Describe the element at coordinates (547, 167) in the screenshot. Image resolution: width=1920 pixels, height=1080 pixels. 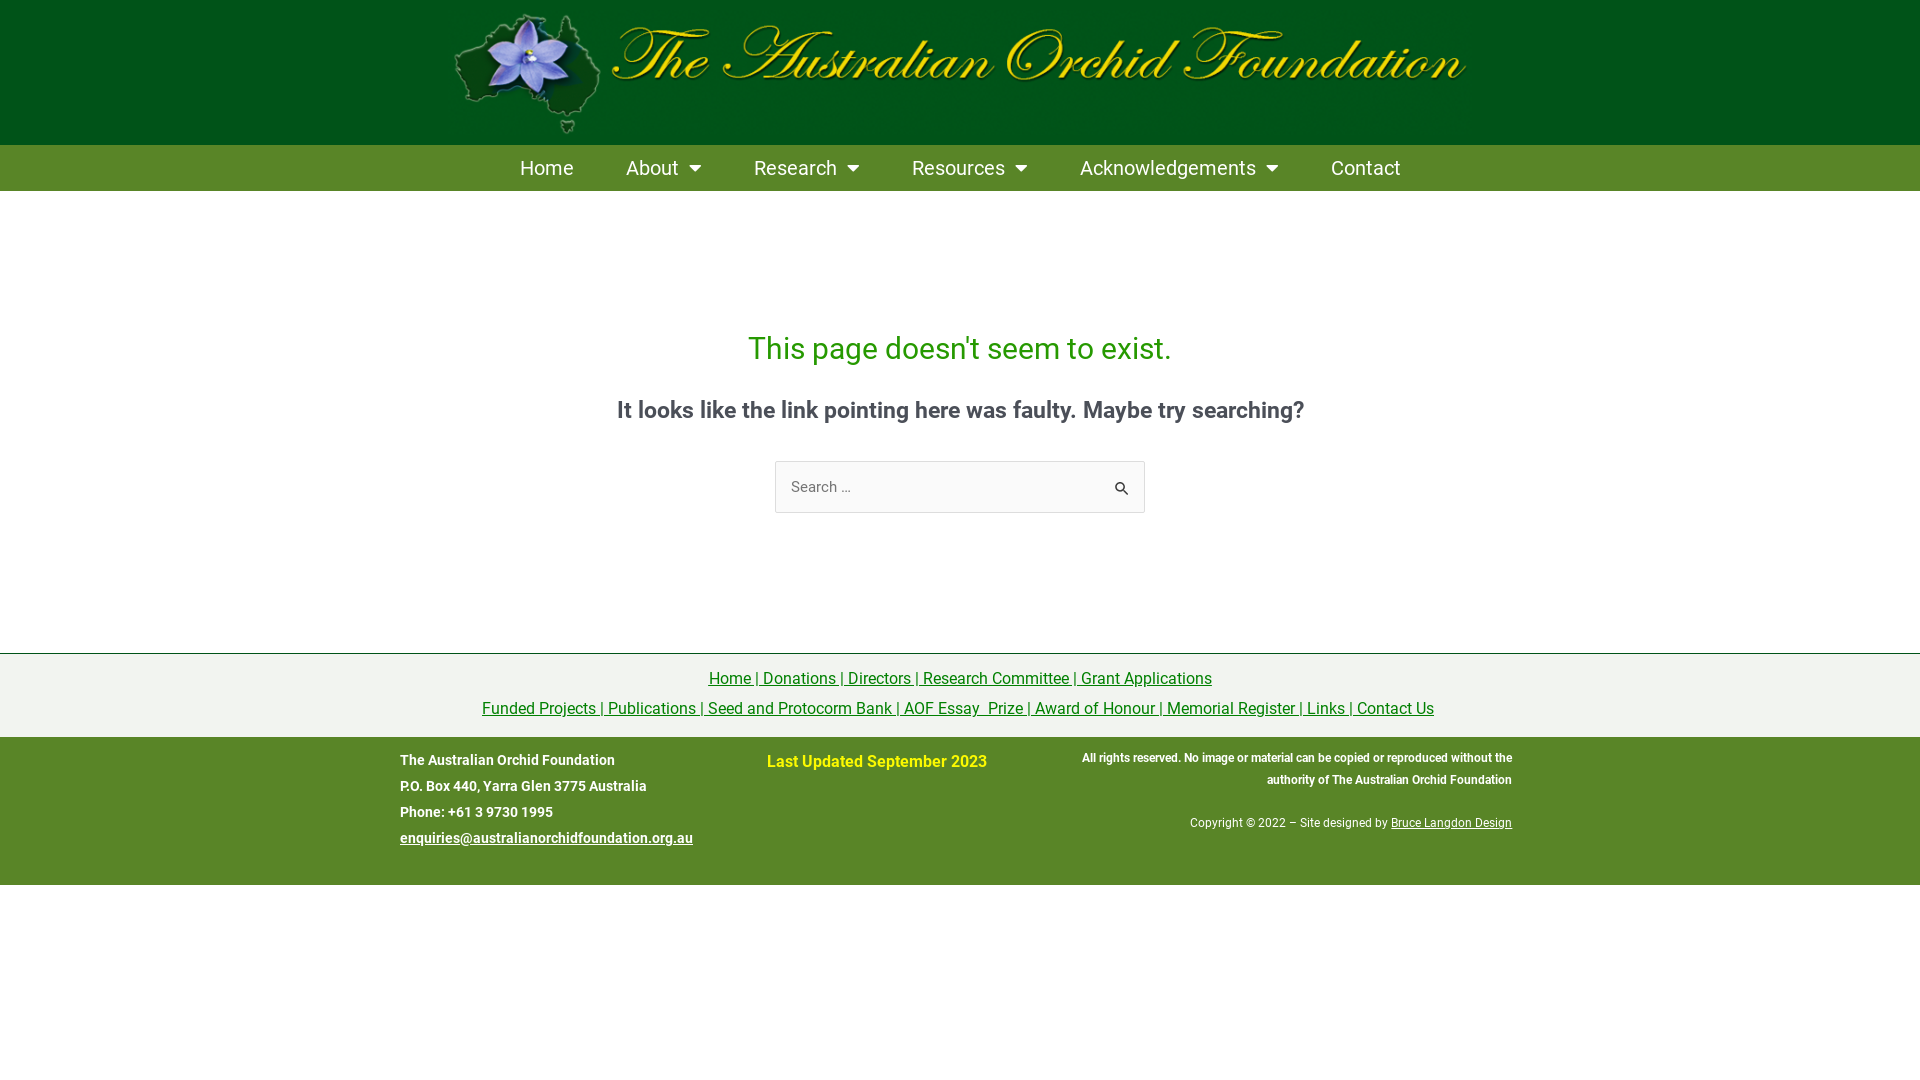
I see `'Home'` at that location.